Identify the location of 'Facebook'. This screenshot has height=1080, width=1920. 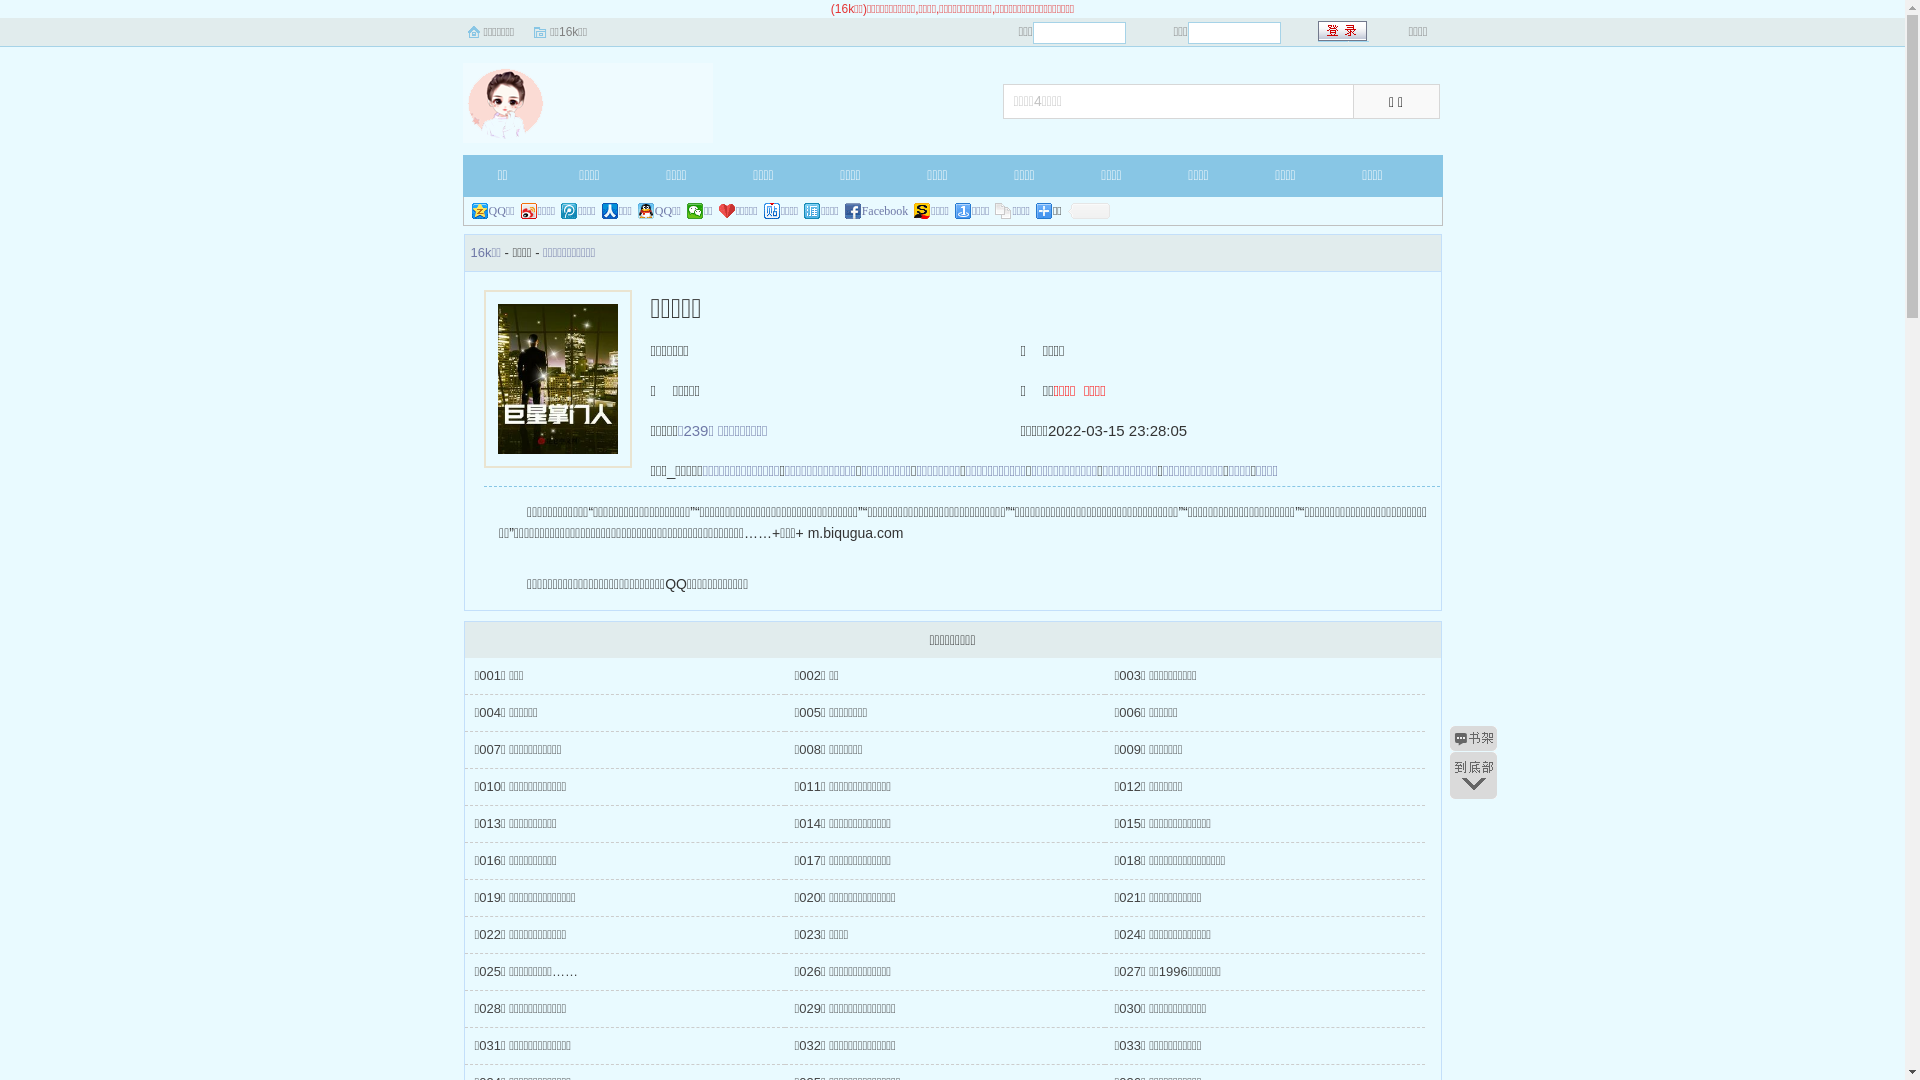
(877, 211).